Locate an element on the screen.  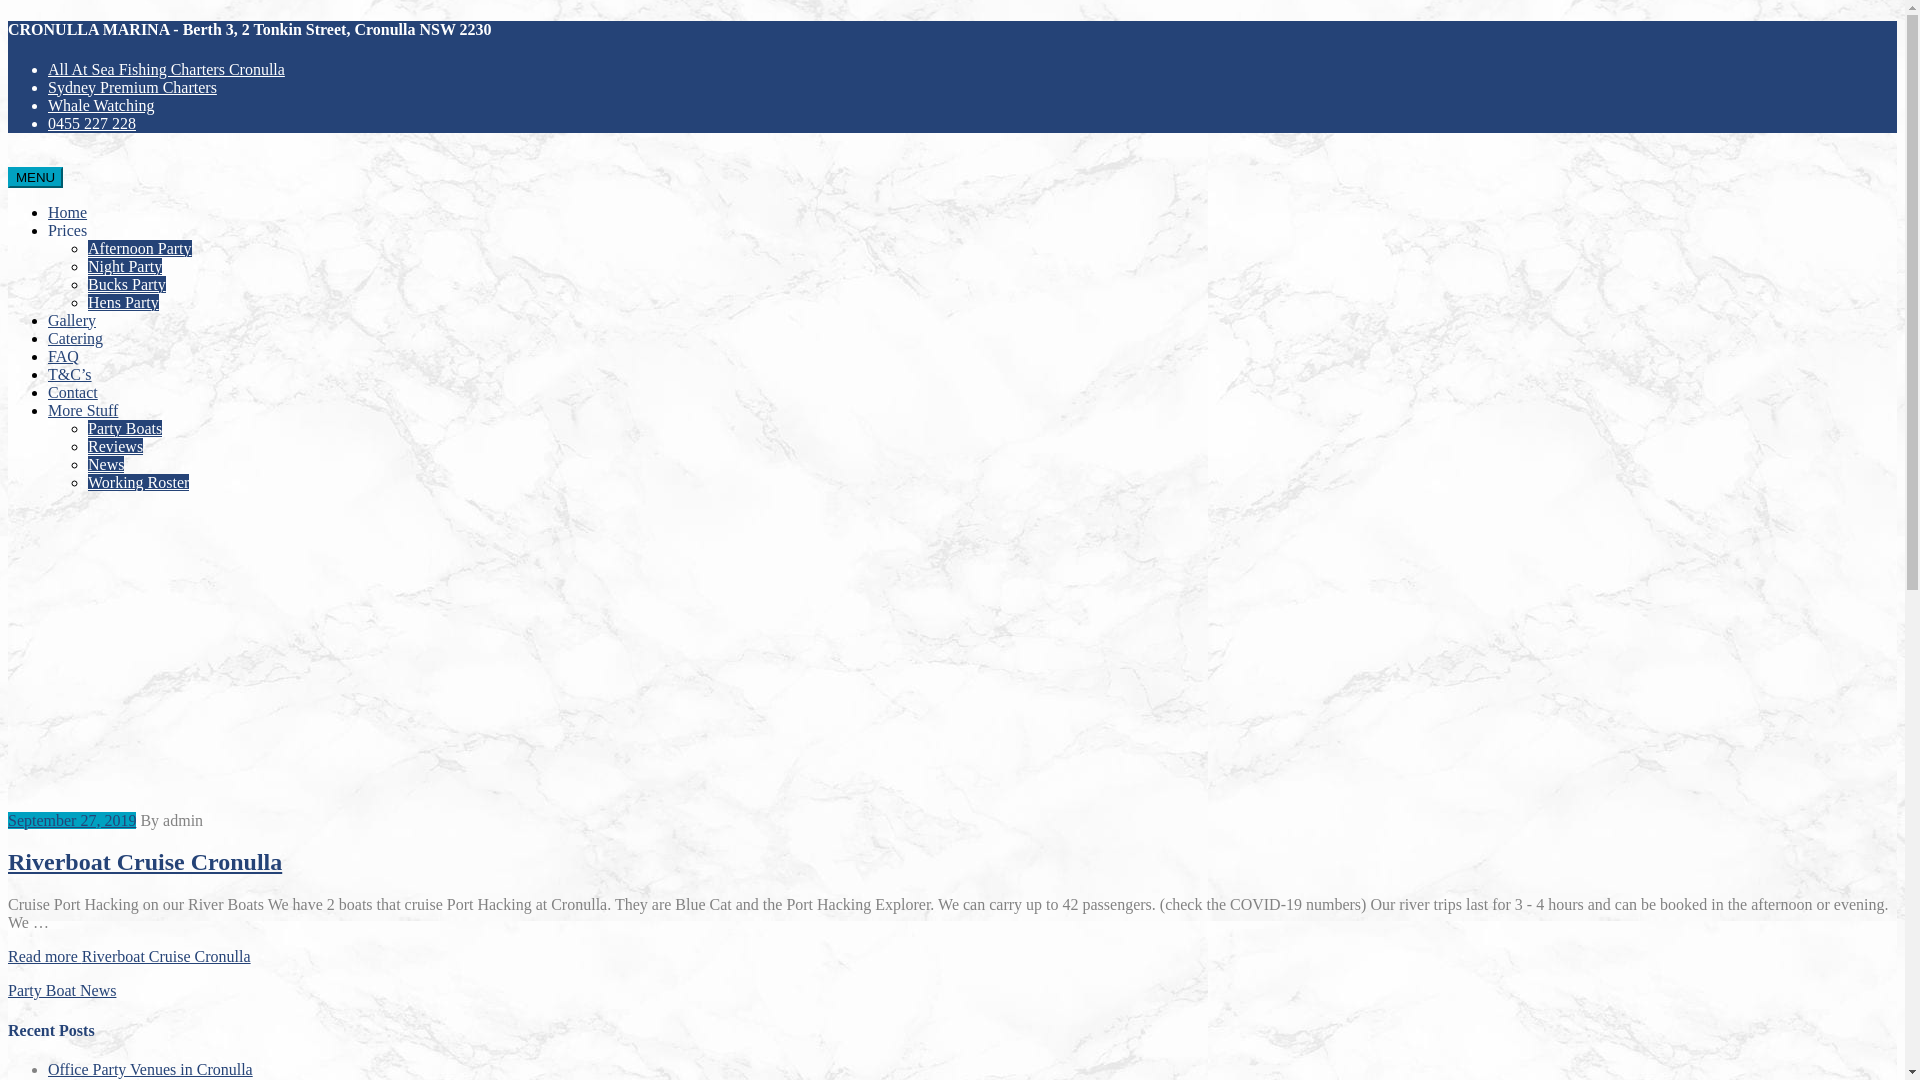
'Party Boats' is located at coordinates (123, 427).